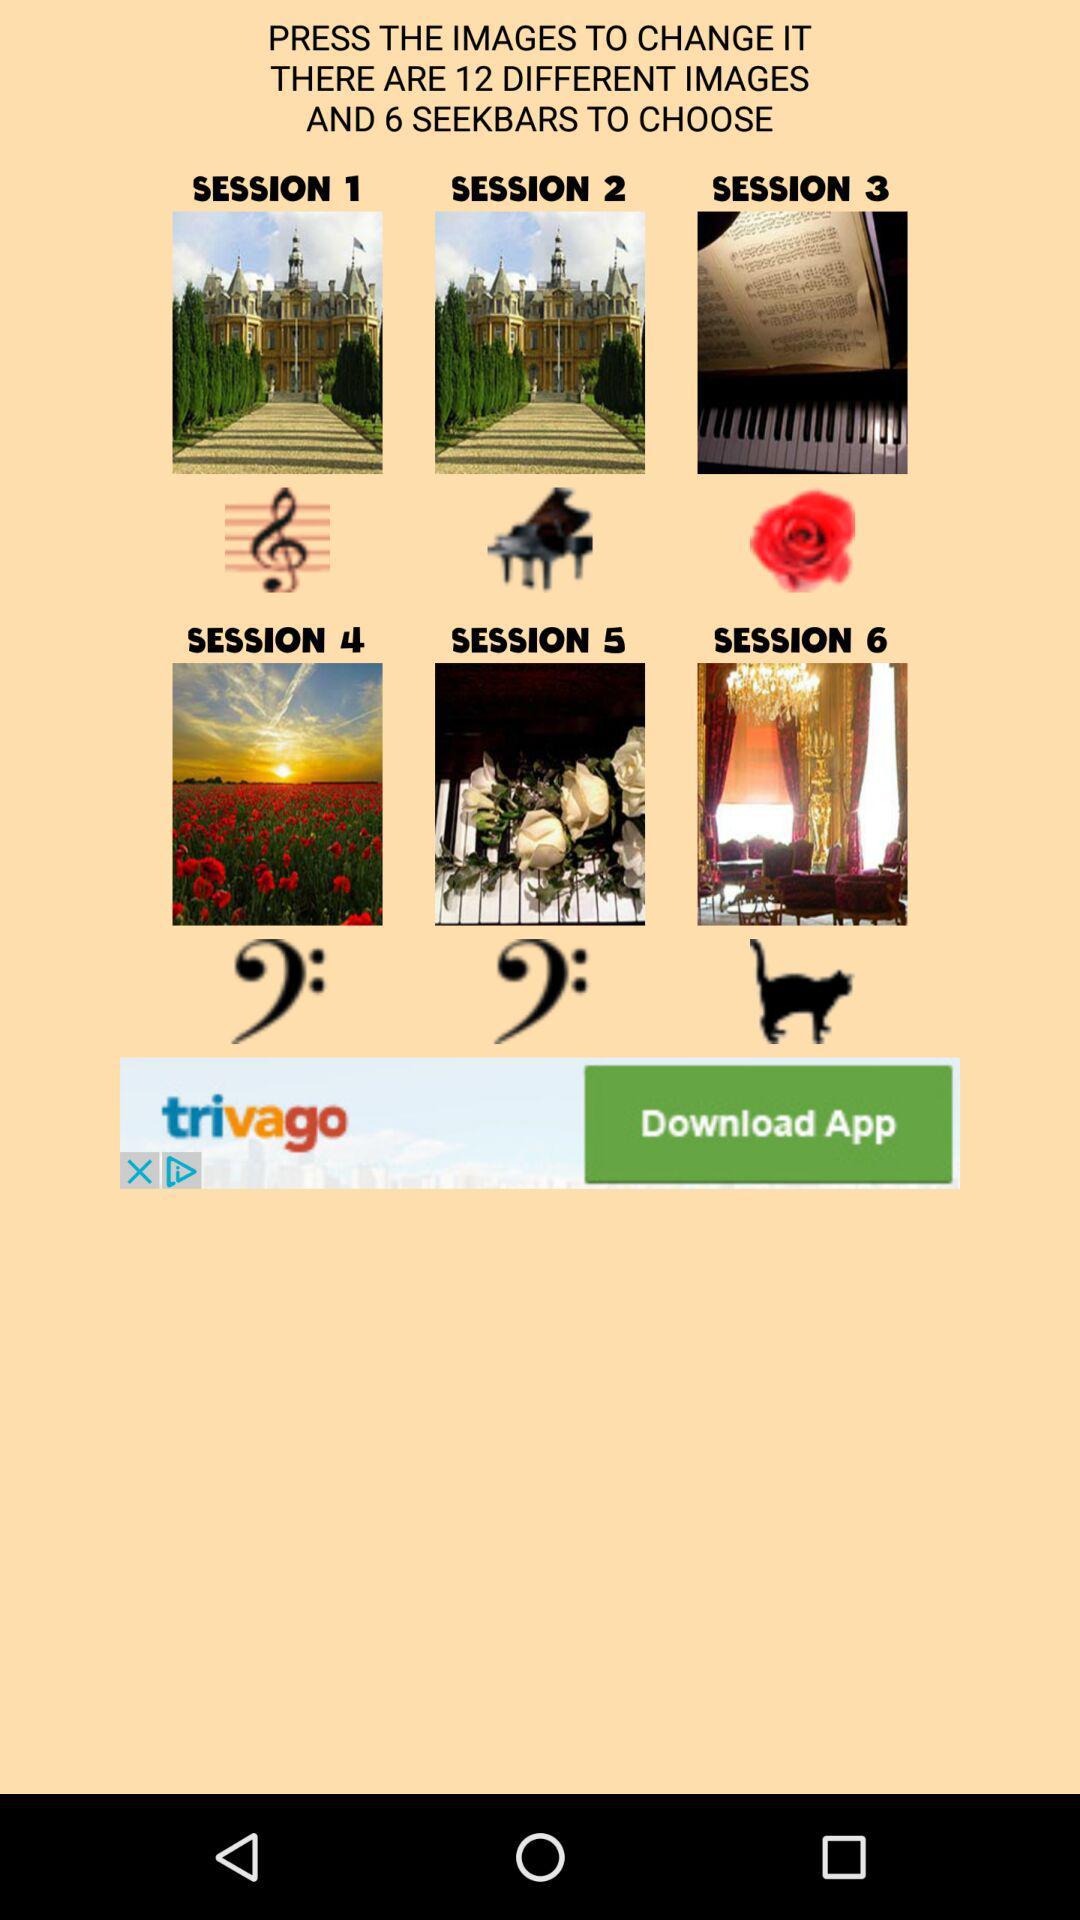  I want to click on click the option for particular process, so click(801, 342).